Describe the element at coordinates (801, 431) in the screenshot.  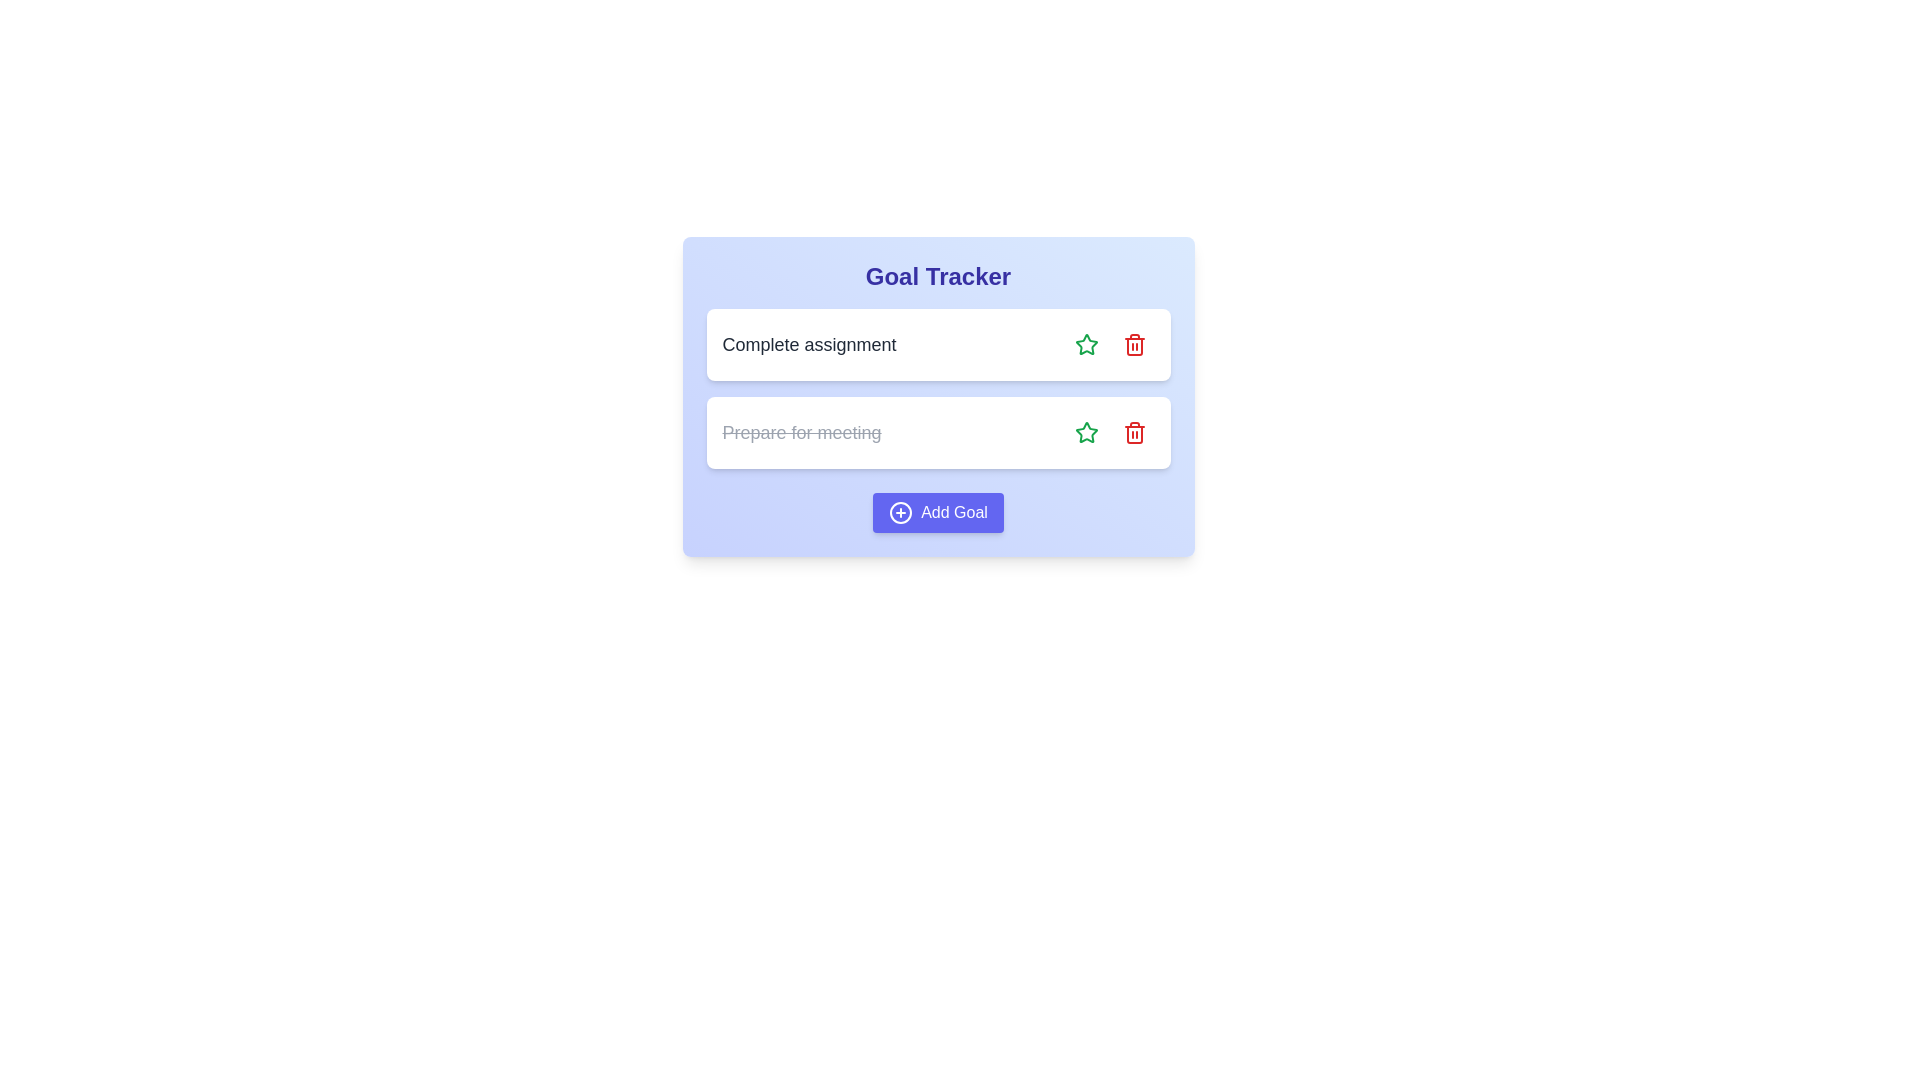
I see `the text label that displays 'Prepare for meeting', which is styled with a strikethrough font in gray color, indicating task completion within the second entry of a vertically stacked list of tasks` at that location.